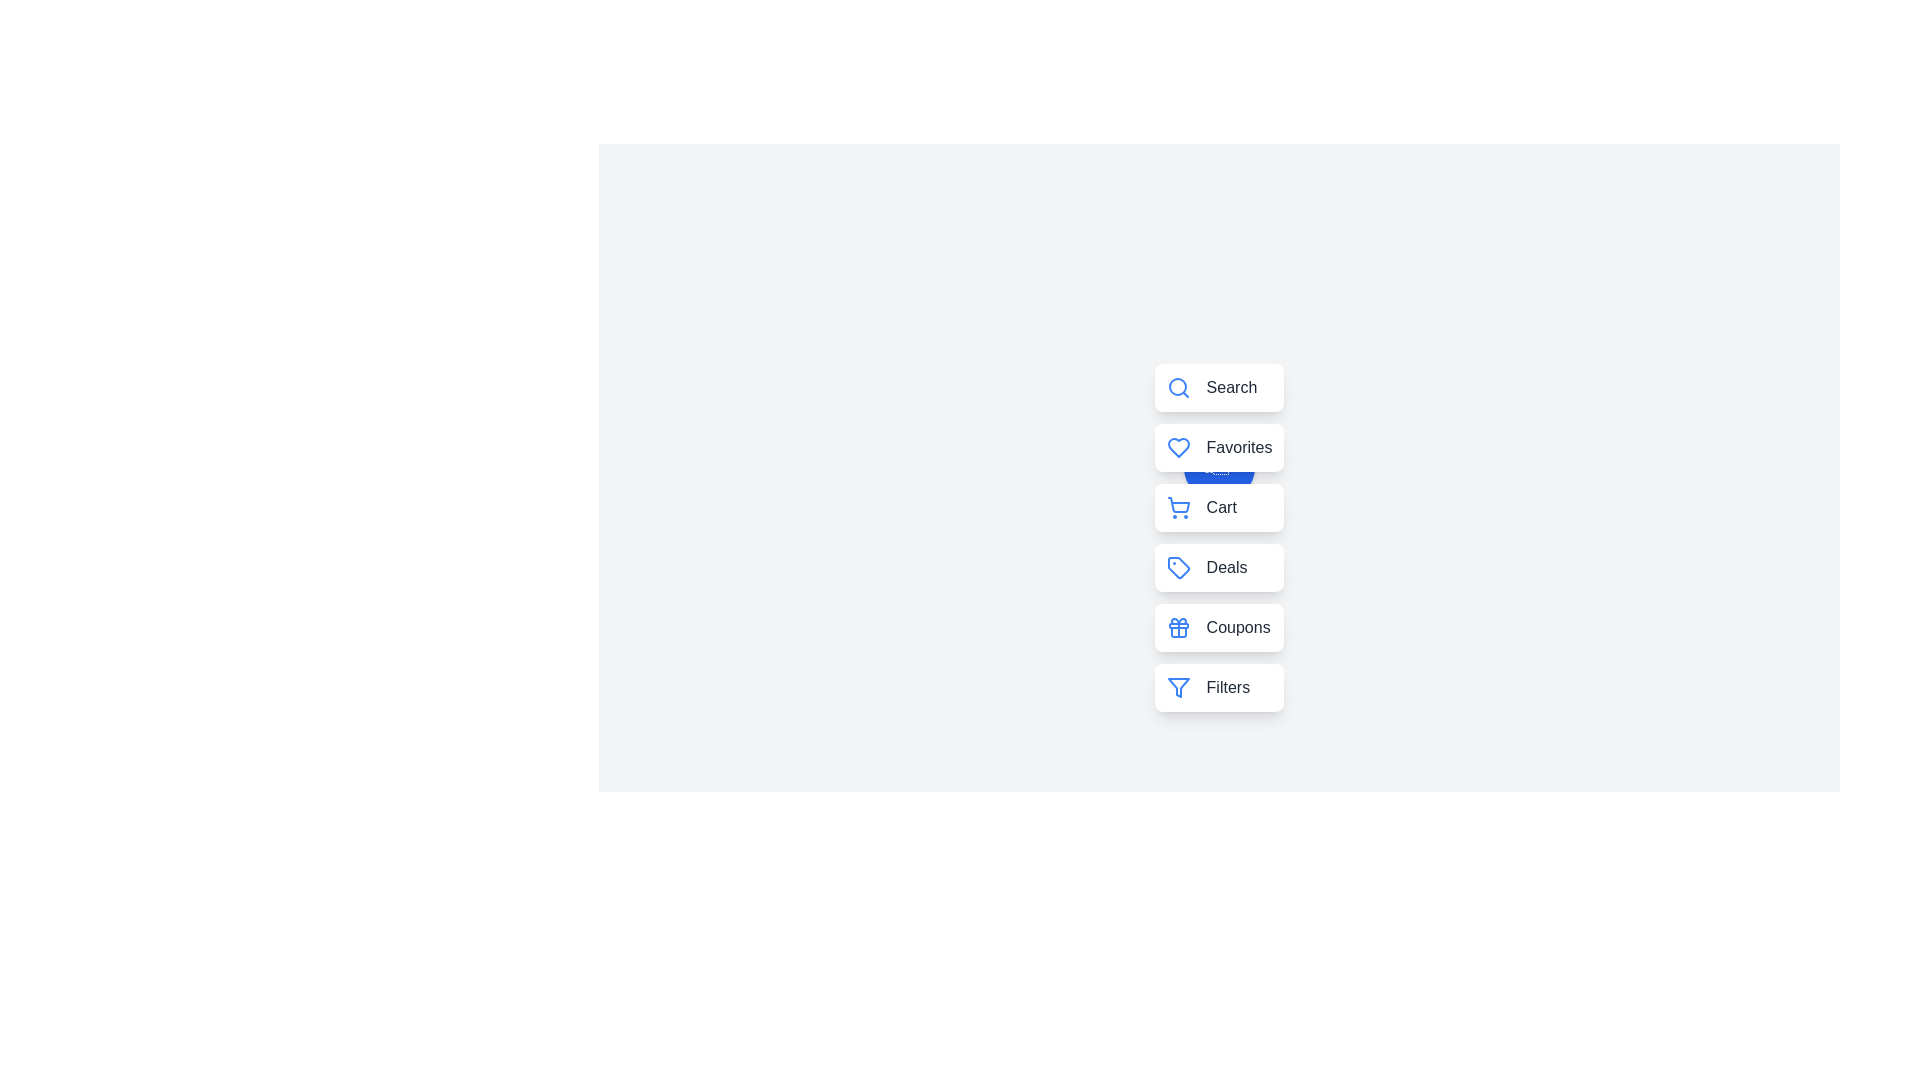 Image resolution: width=1920 pixels, height=1080 pixels. What do you see at coordinates (1230, 388) in the screenshot?
I see `the 'Search' text label, which is styled in medium-weight, gray-colored font and is positioned to the right of a magnifying glass icon at the top of a vertical list of options` at bounding box center [1230, 388].